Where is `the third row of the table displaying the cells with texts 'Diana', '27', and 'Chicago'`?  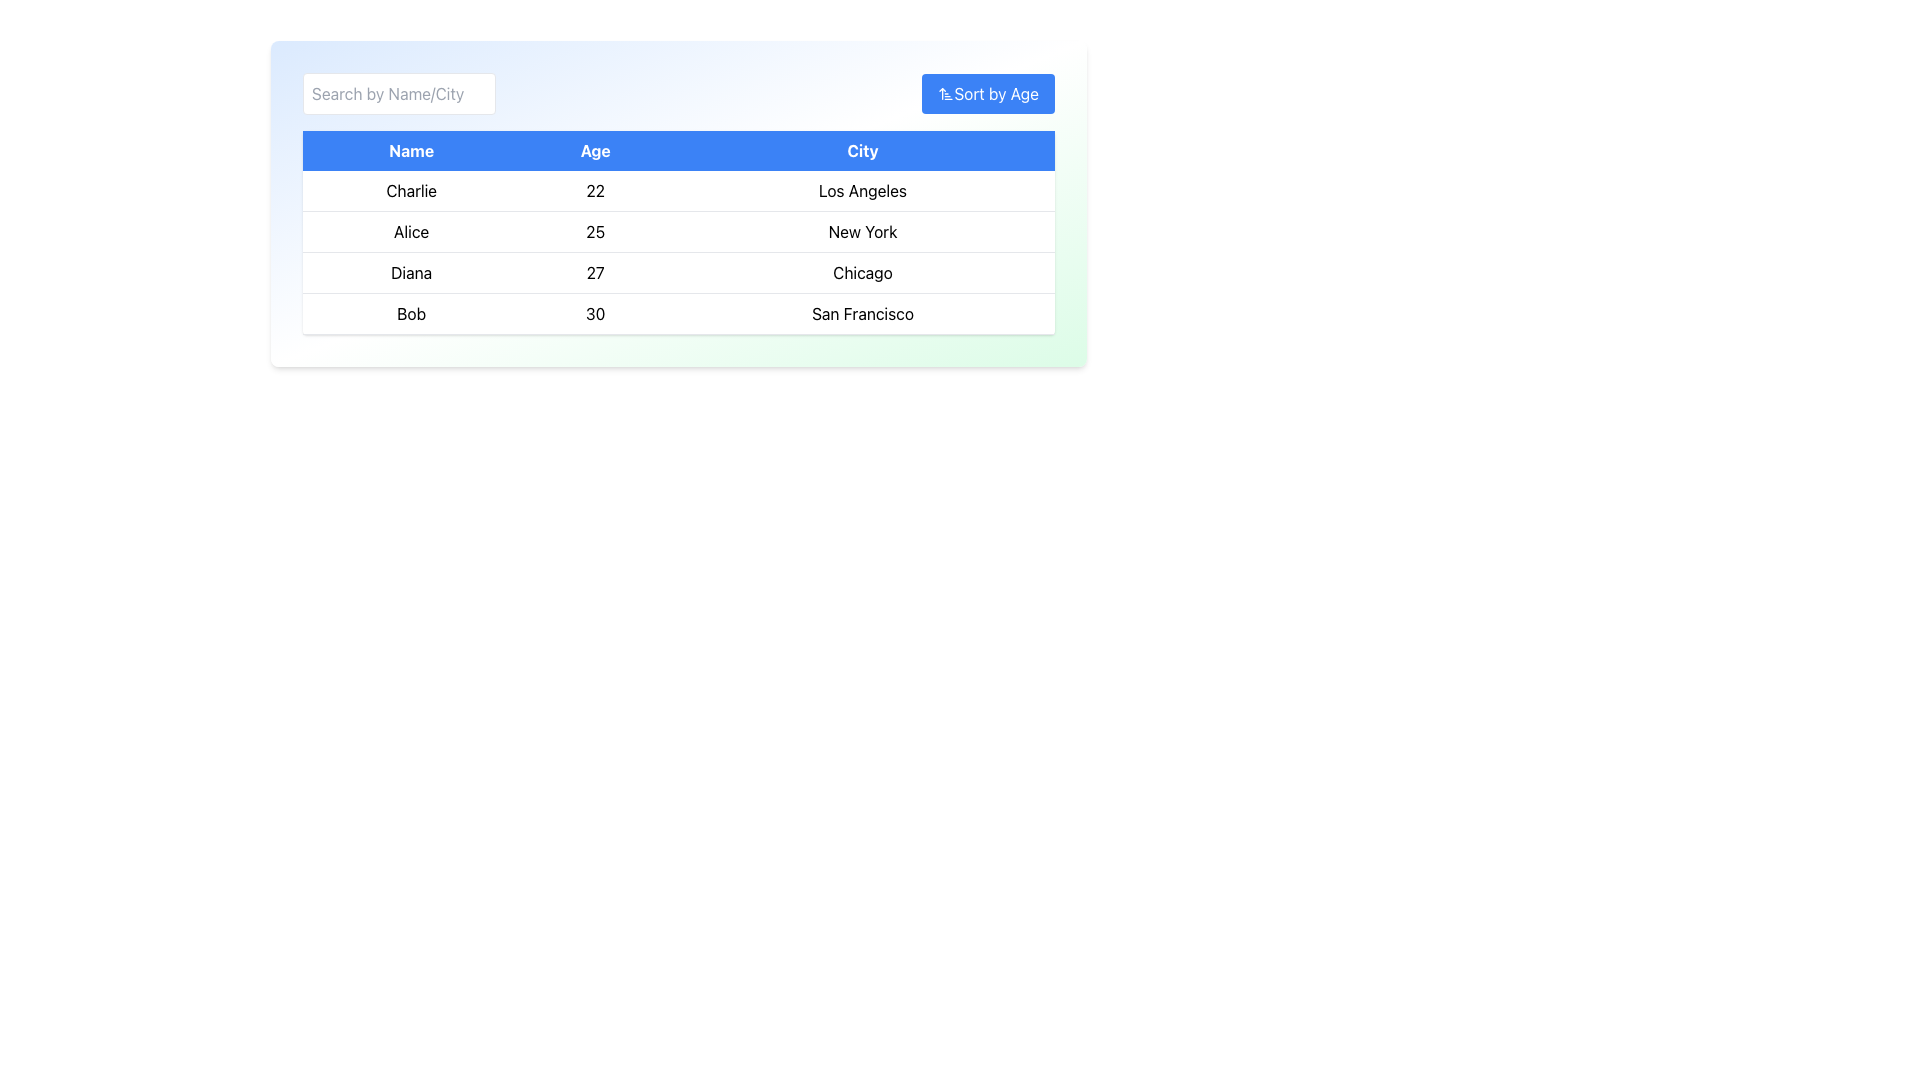
the third row of the table displaying the cells with texts 'Diana', '27', and 'Chicago' is located at coordinates (678, 273).